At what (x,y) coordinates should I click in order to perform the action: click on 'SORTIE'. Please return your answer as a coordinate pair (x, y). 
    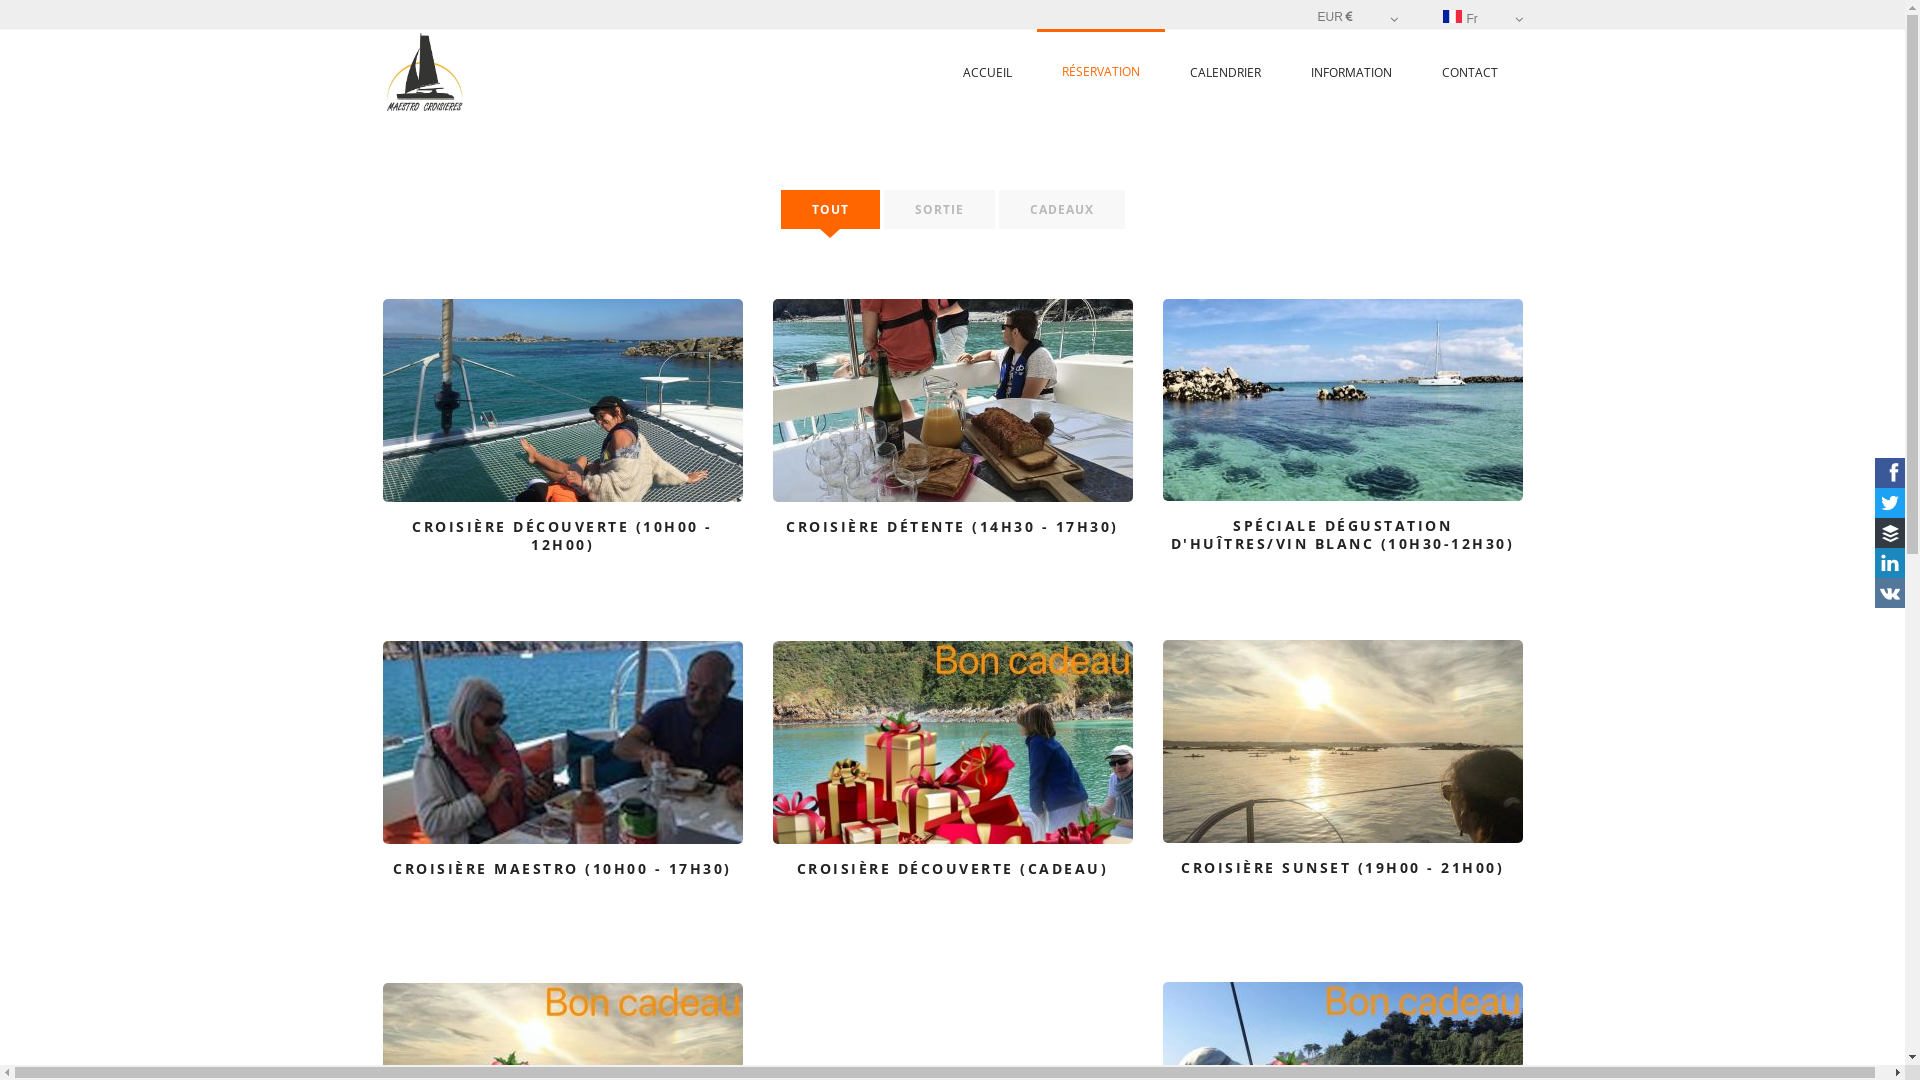
    Looking at the image, I should click on (938, 209).